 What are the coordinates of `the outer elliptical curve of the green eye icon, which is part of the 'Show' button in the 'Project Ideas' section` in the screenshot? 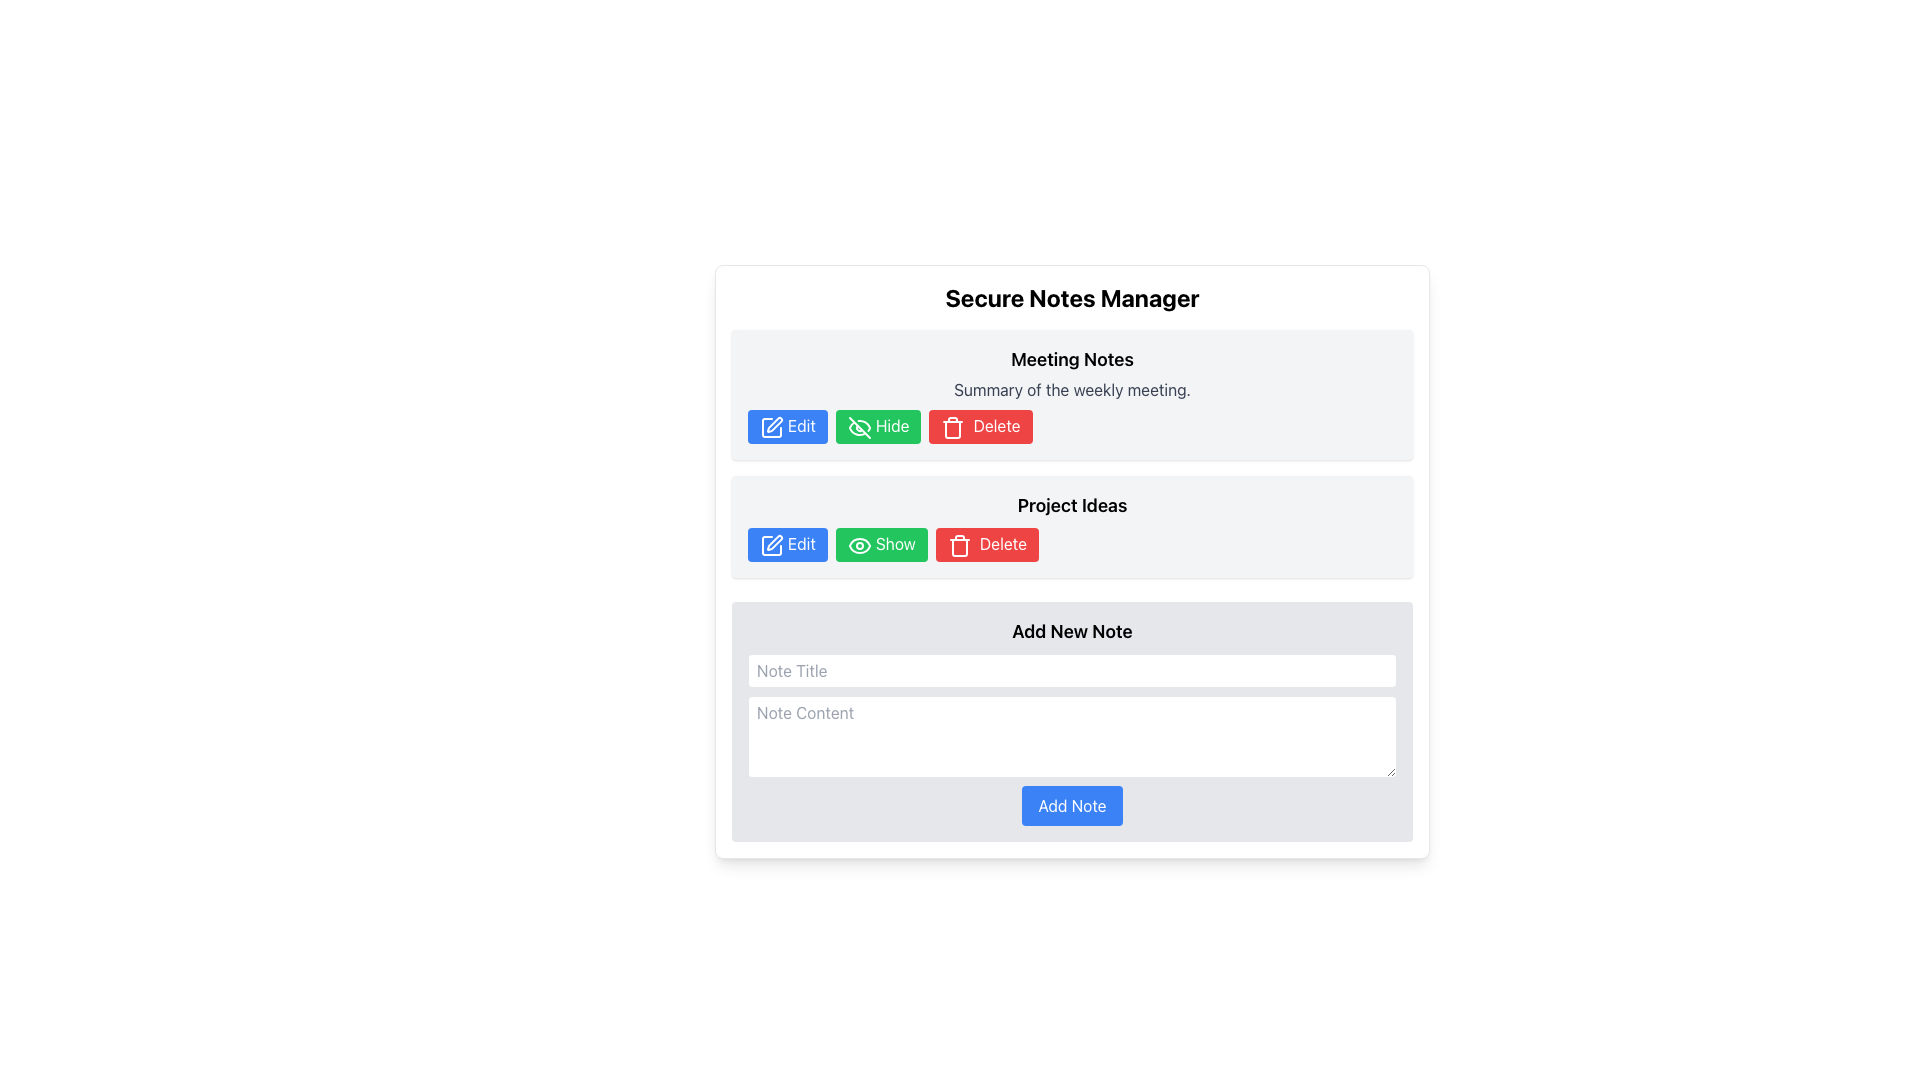 It's located at (859, 545).